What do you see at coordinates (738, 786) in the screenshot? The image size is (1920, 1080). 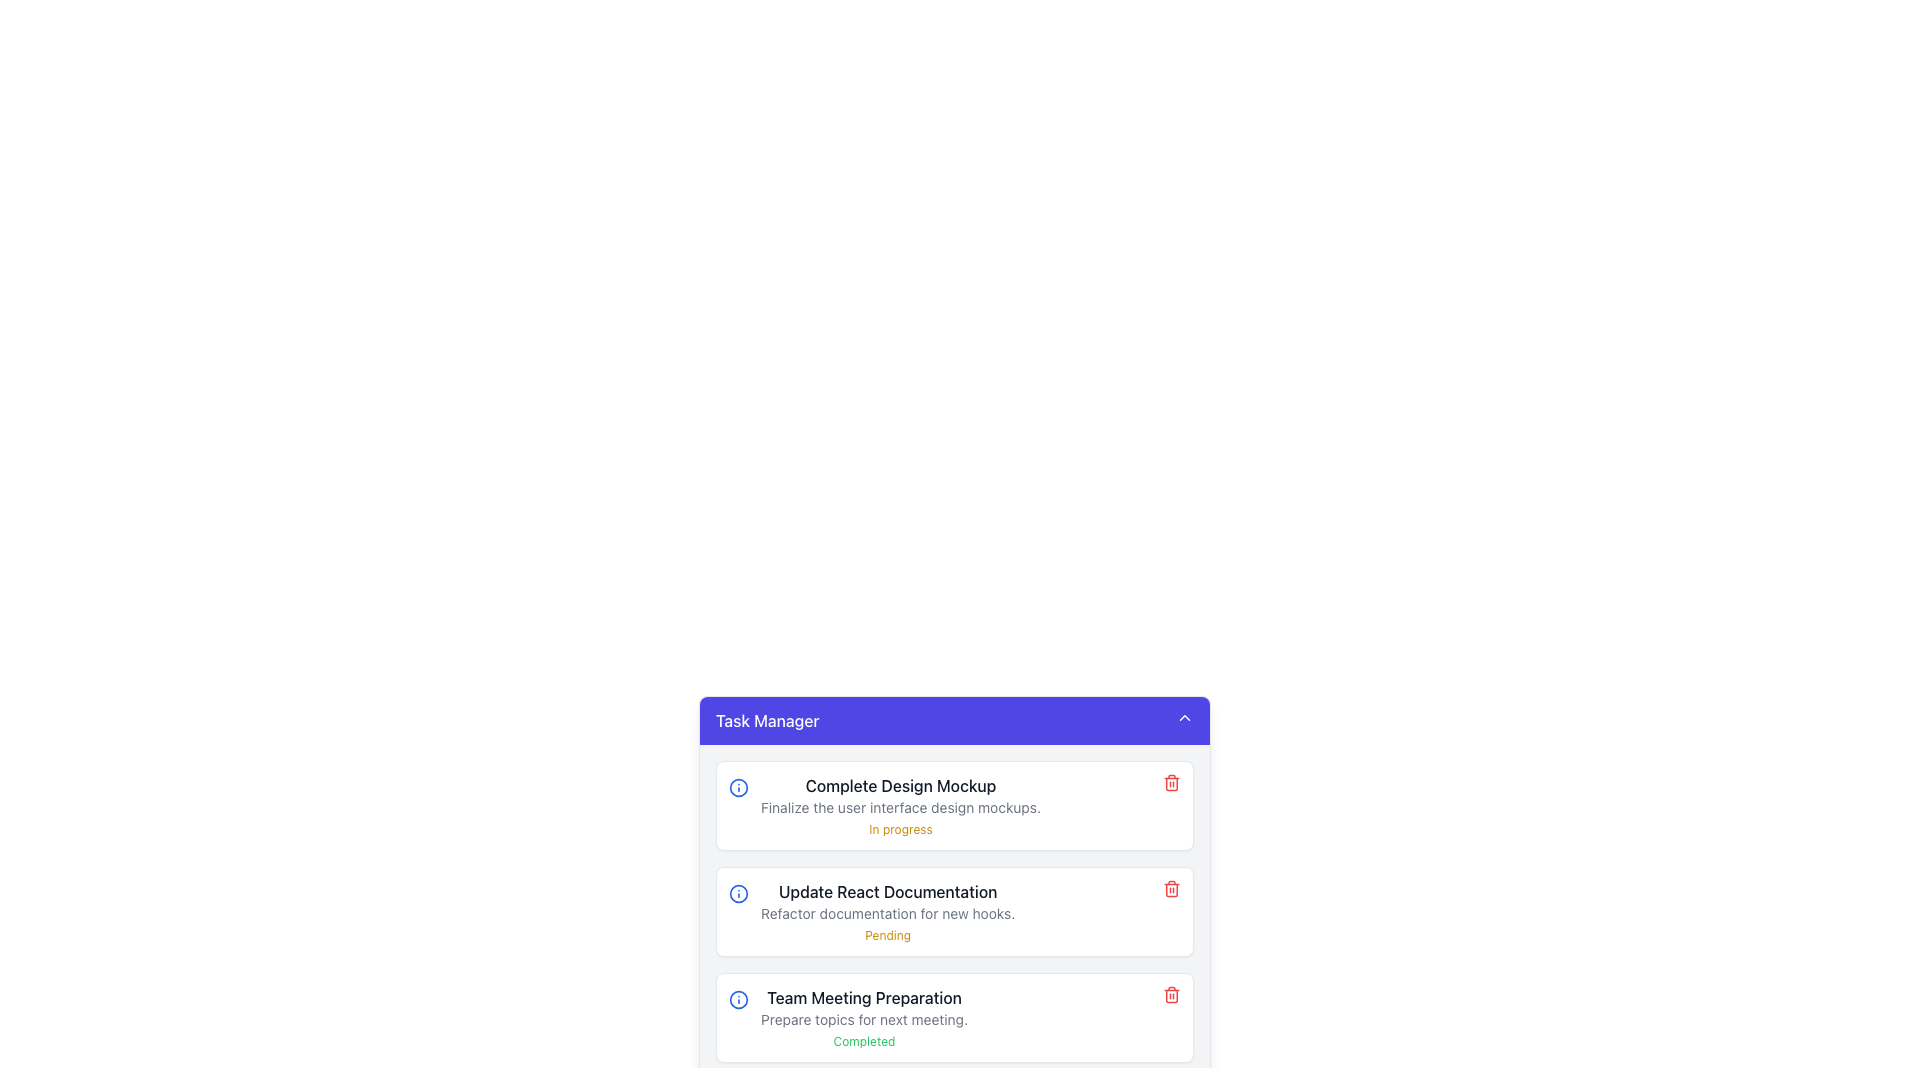 I see `the circular information icon with a blue outline and white center, which is the first item icon in the task manager interface` at bounding box center [738, 786].